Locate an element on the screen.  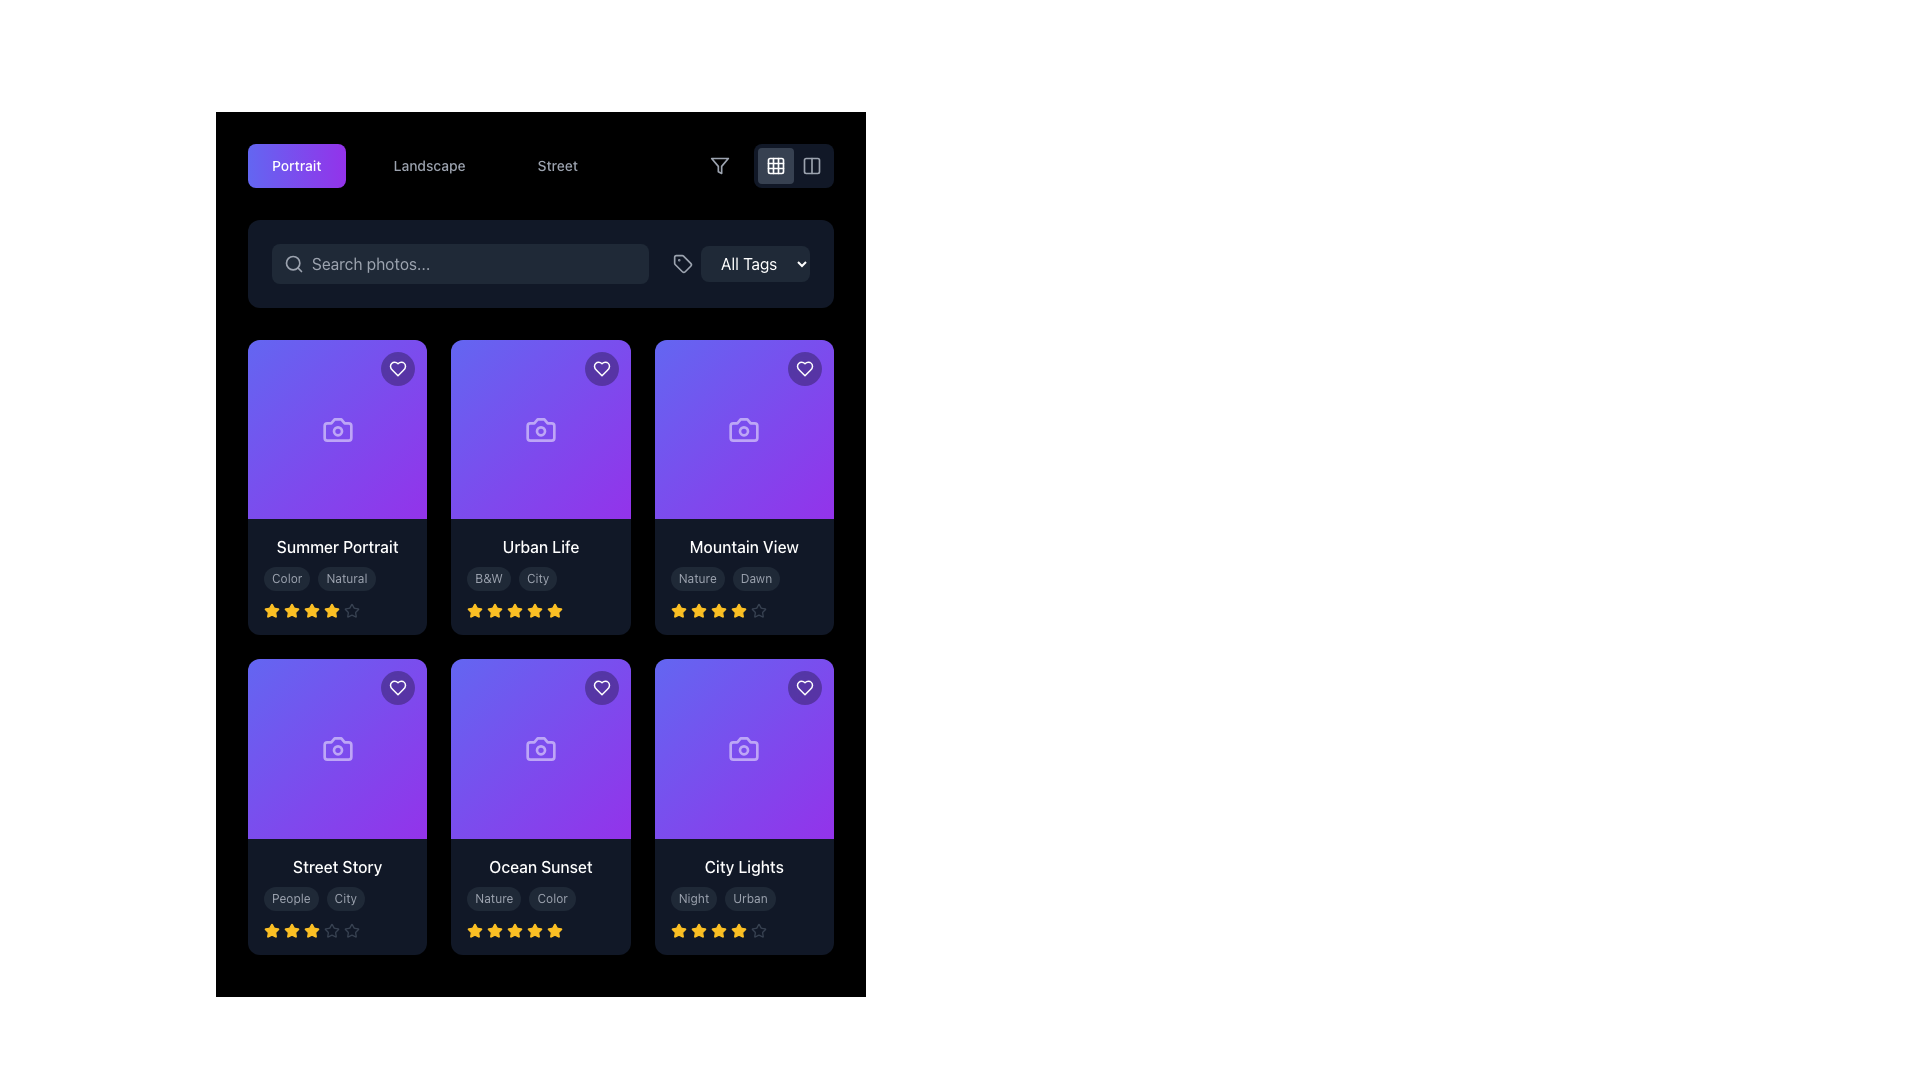
the decorative symbol or icon located in the upper-left corner of the 'Summer Portrait' card component is located at coordinates (337, 428).